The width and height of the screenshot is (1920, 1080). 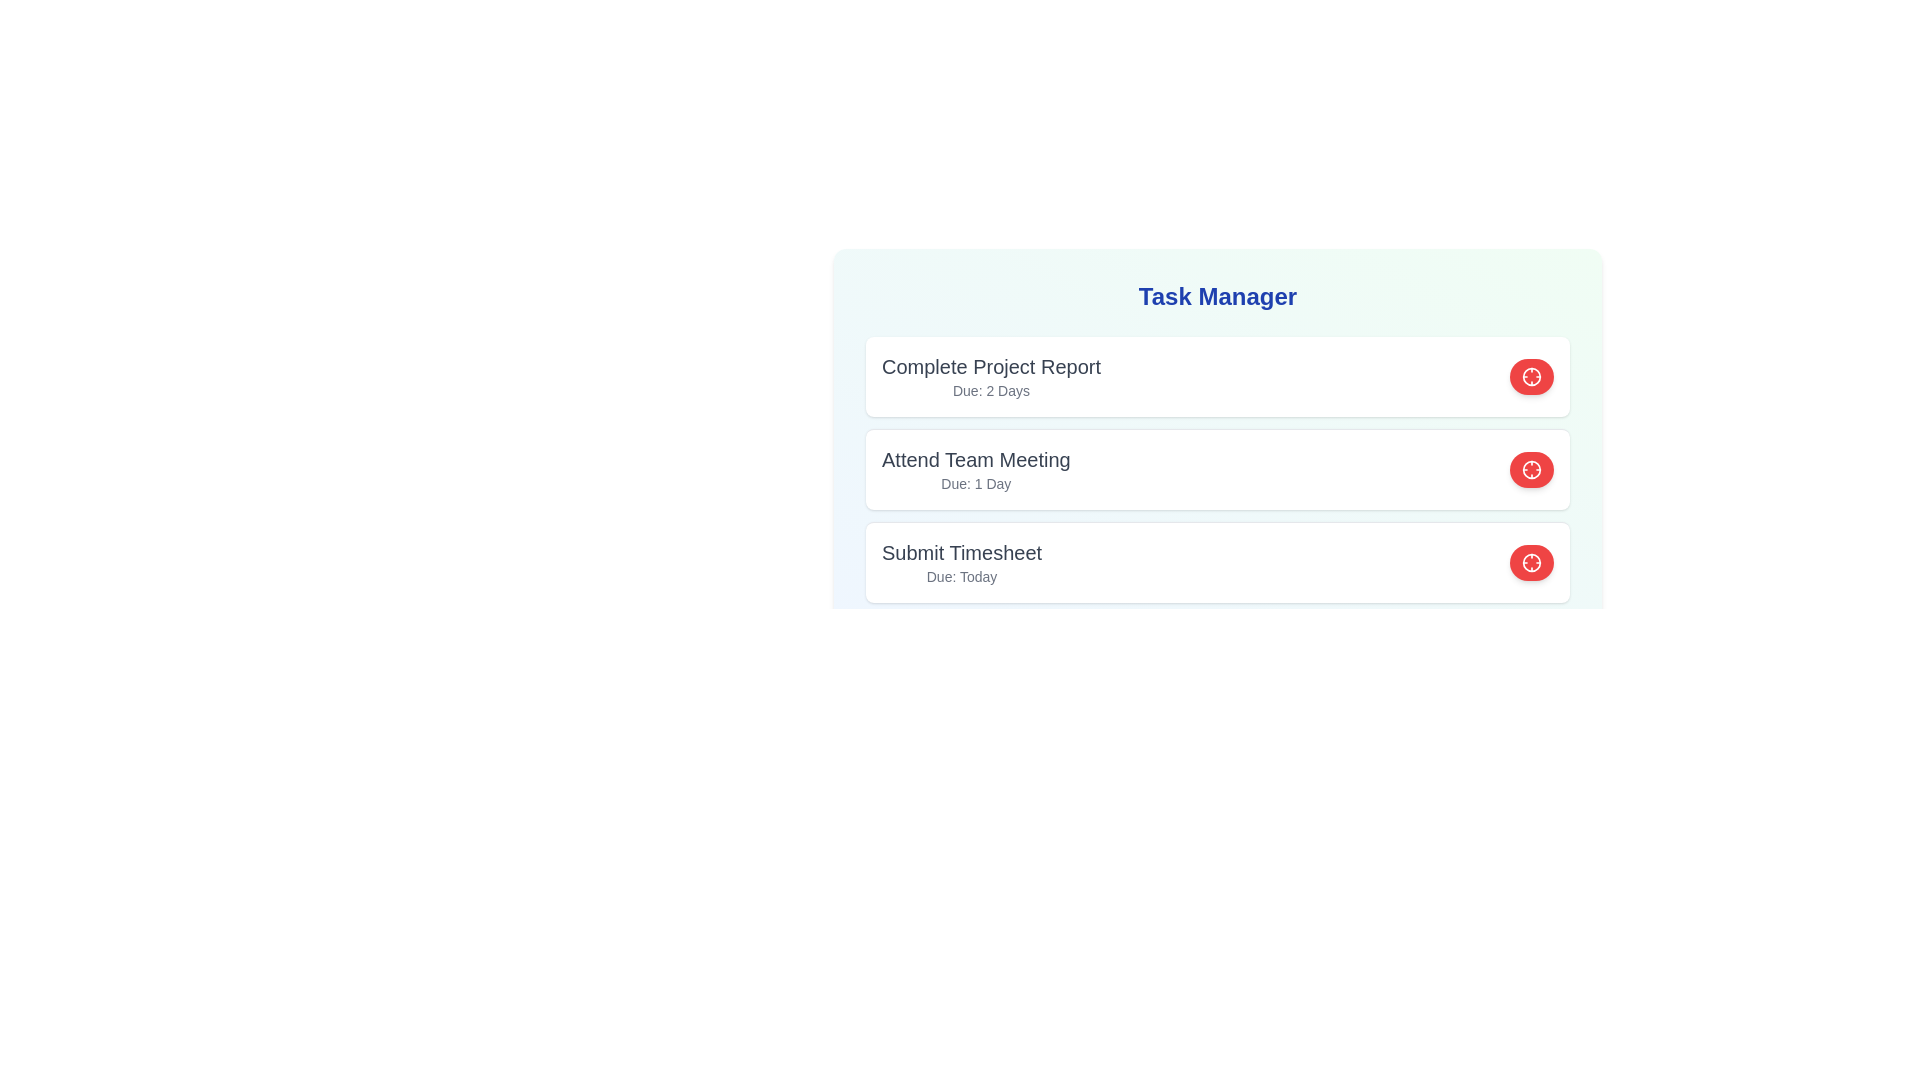 What do you see at coordinates (962, 563) in the screenshot?
I see `the third label in the task management interface that displays a task's title and due date, positioned beneath 'Complete Project Report' and 'Attend Team Meeting'` at bounding box center [962, 563].